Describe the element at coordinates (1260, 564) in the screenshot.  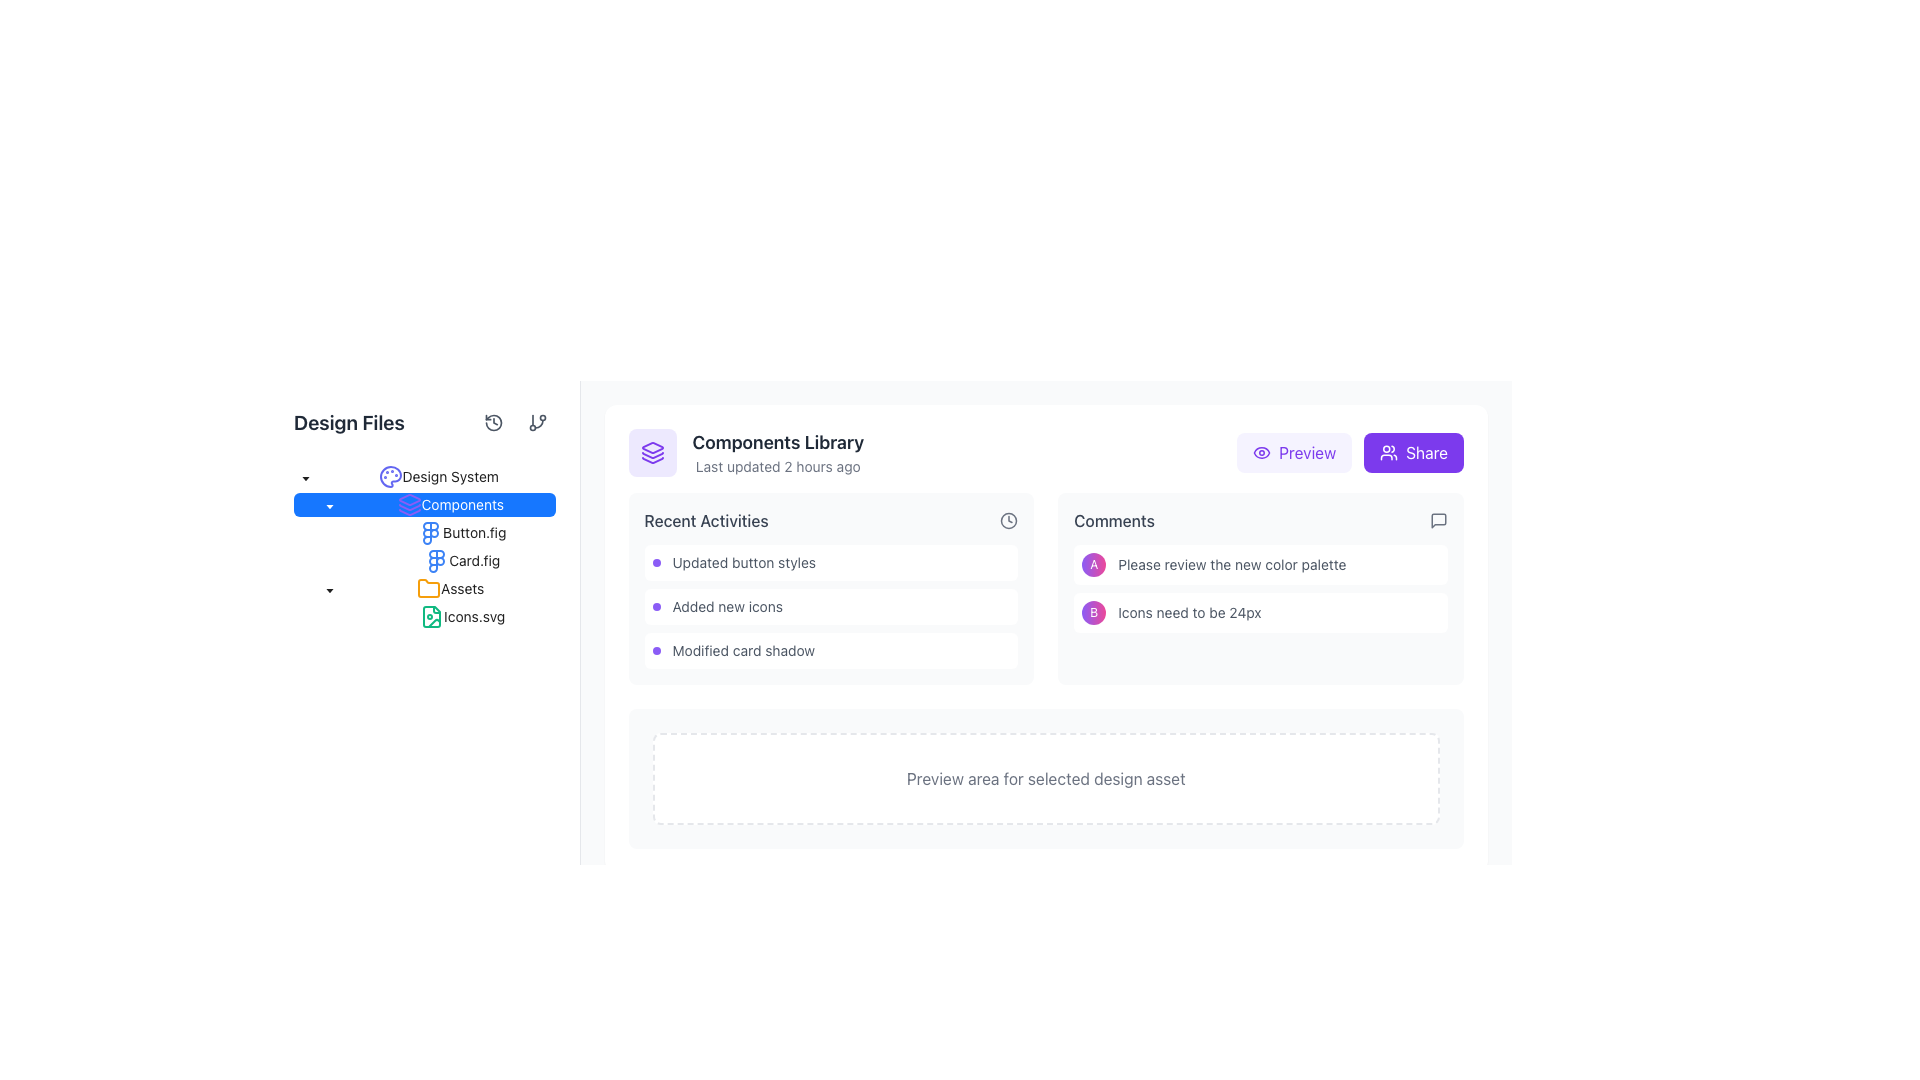
I see `the first row of the 'Comments' section, which is designated for comment entry and is positioned above a row containing 'B' and the text 'Icons need to be 24px'` at that location.